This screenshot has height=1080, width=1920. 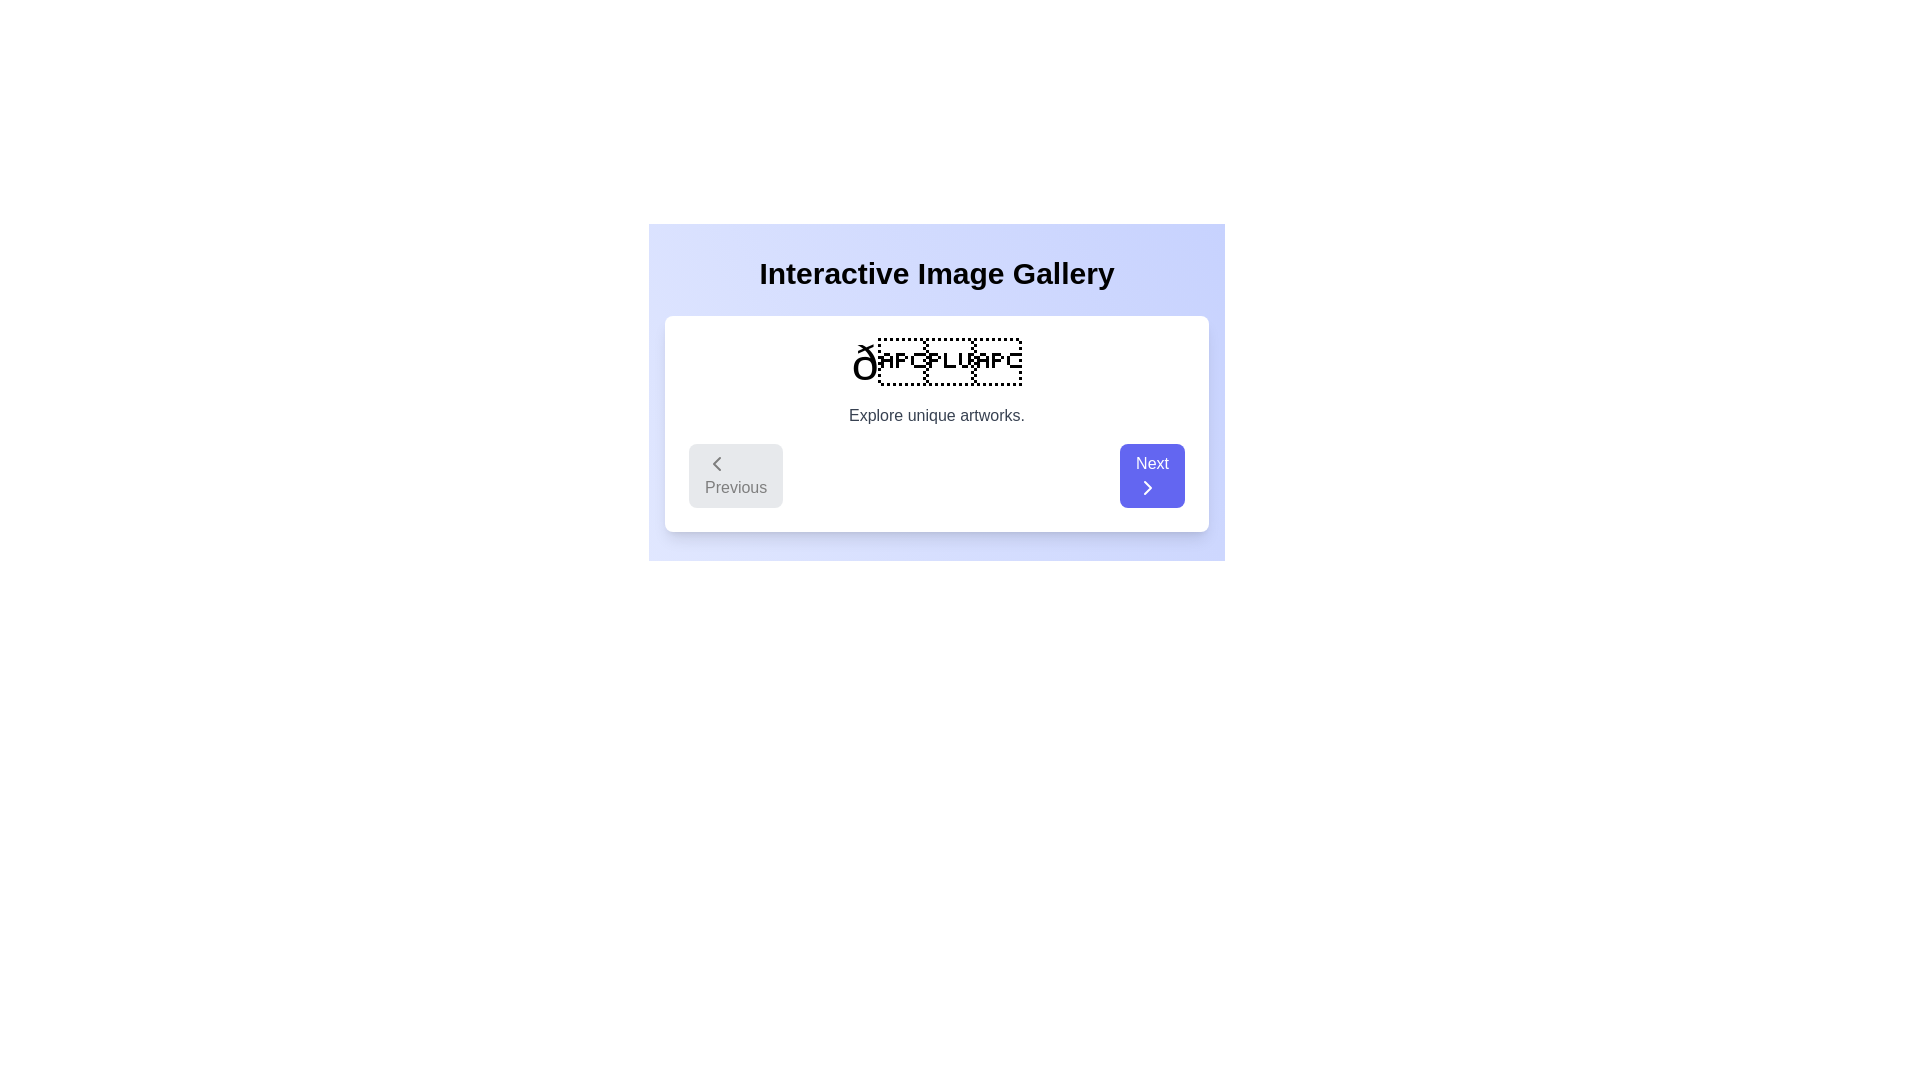 What do you see at coordinates (735, 475) in the screenshot?
I see `the Previous button to navigate the gallery` at bounding box center [735, 475].